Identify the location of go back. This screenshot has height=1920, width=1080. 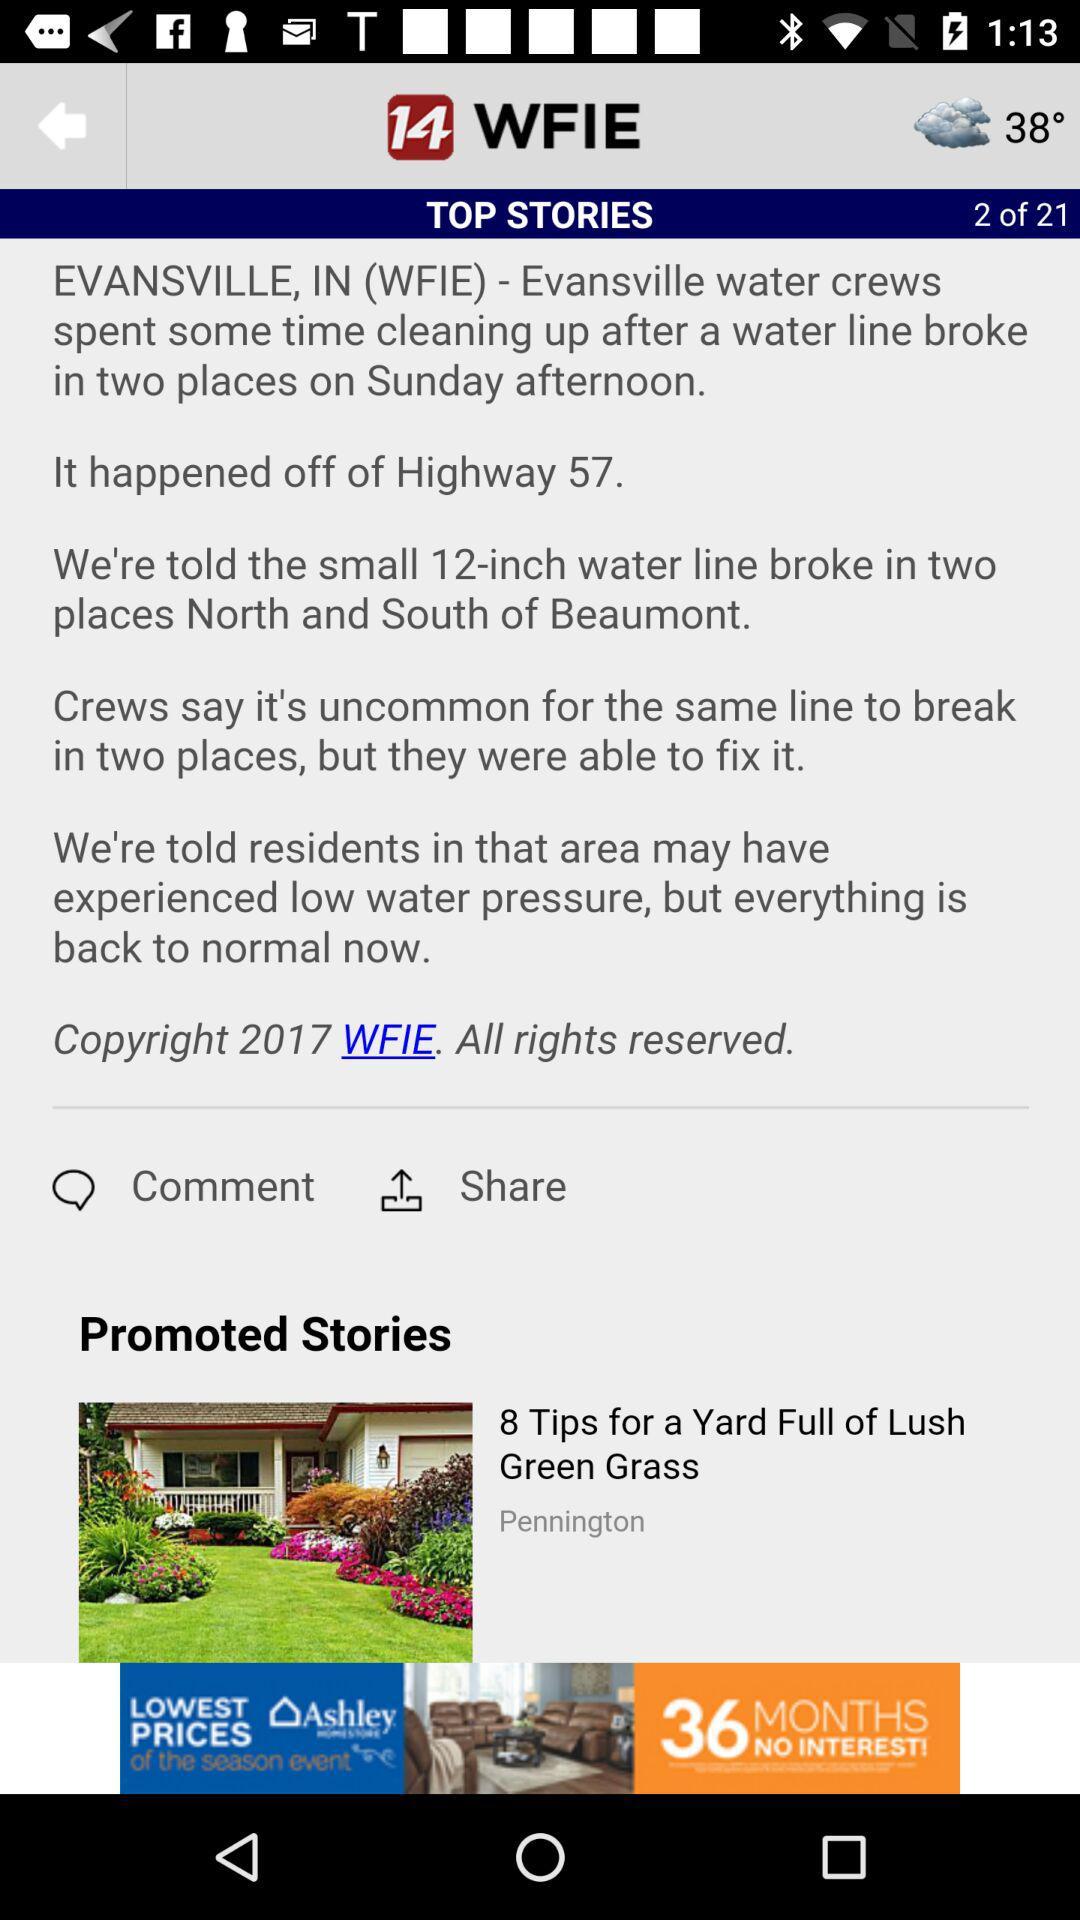
(61, 124).